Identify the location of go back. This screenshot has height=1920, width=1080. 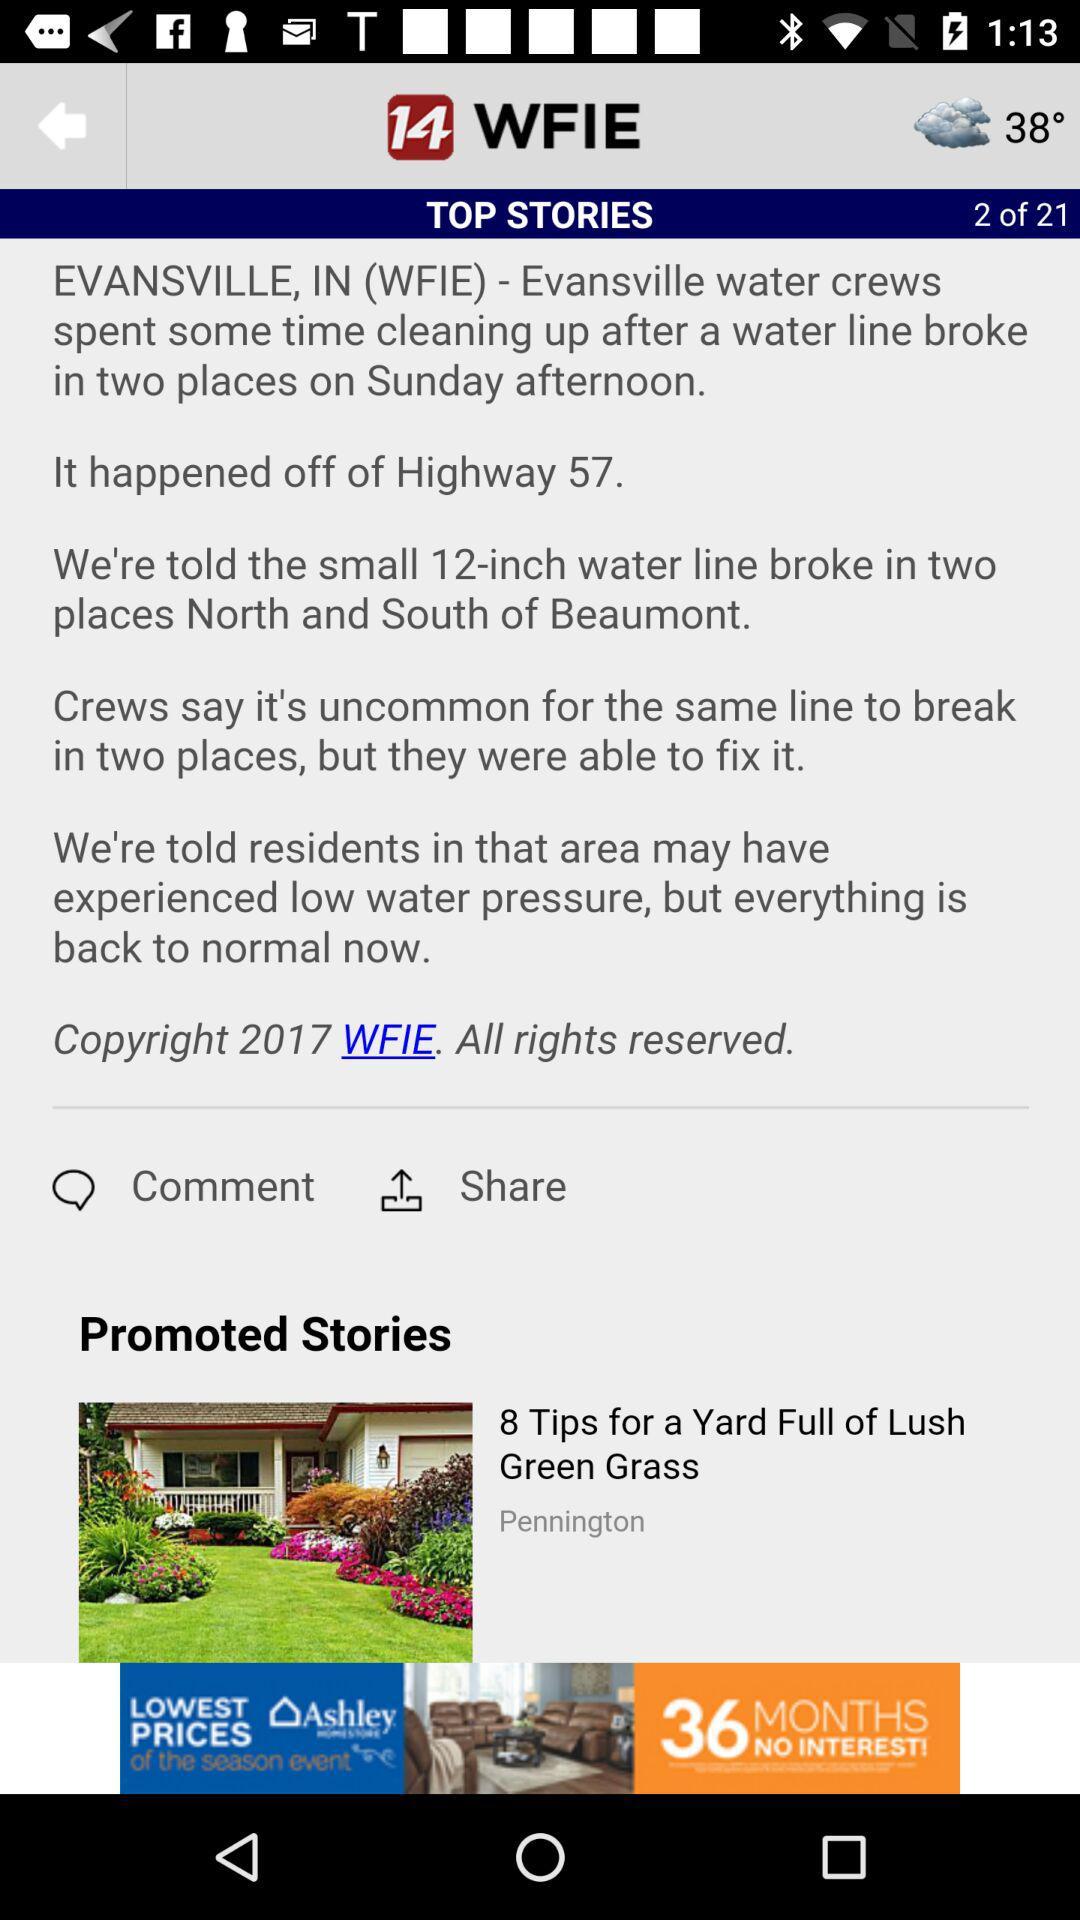
(61, 124).